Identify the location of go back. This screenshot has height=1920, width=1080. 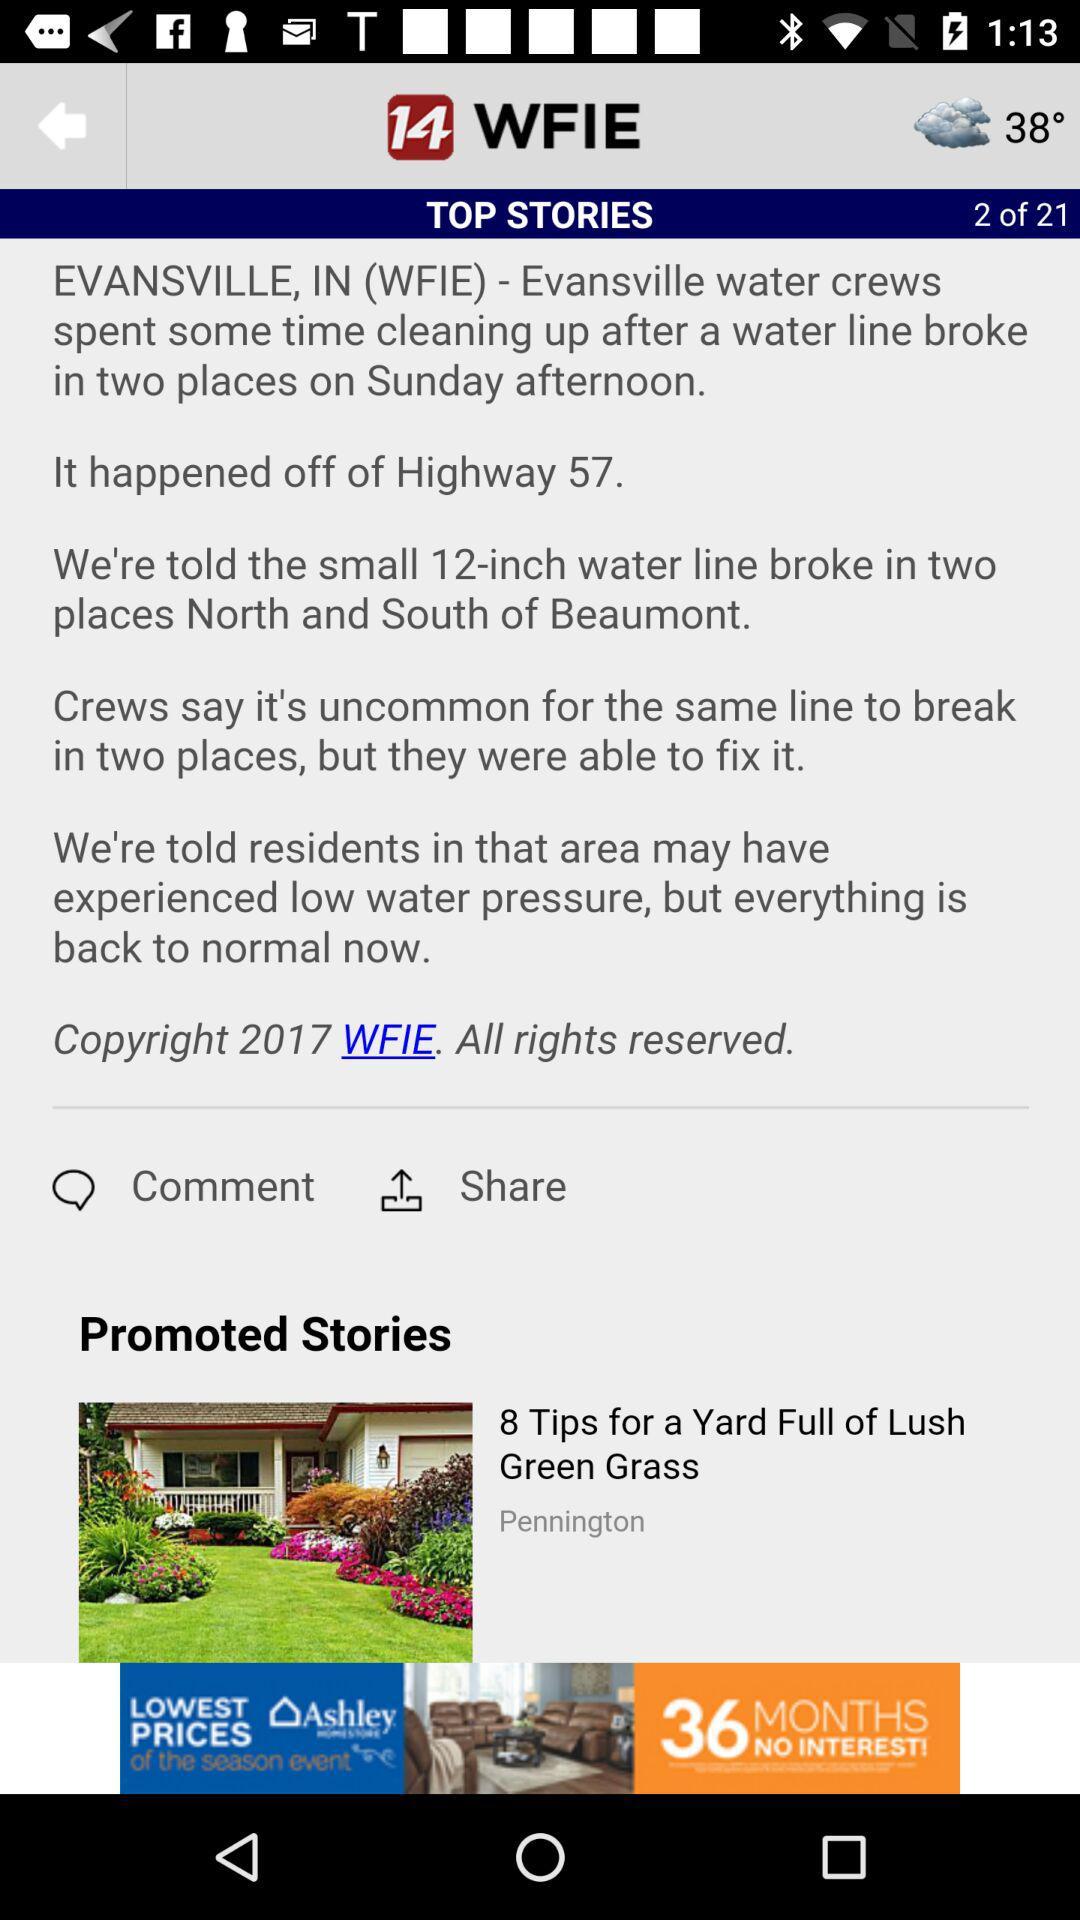
(61, 124).